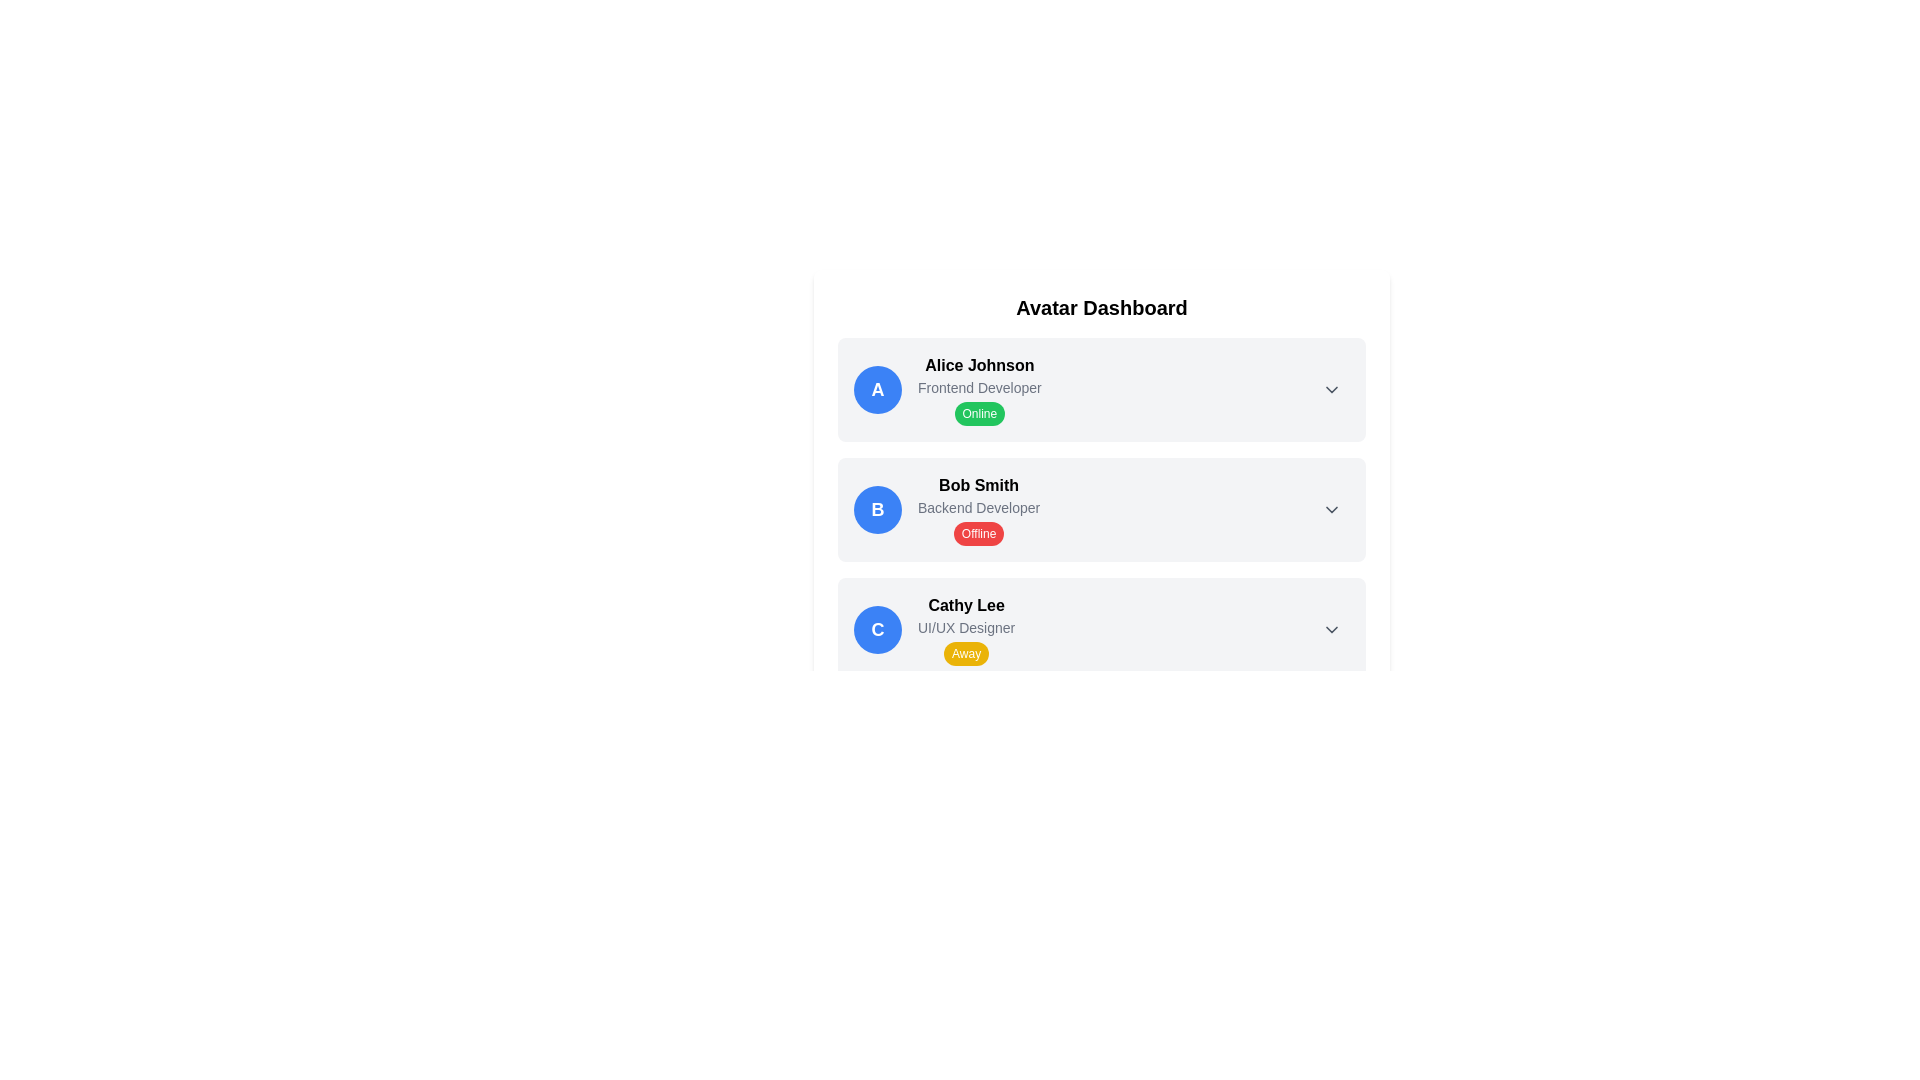 This screenshot has width=1920, height=1080. Describe the element at coordinates (979, 532) in the screenshot. I see `the 'Offline' status label component, which is a small, rounded rectangular label with a red background located in the bottom-right corner of the panel associated with 'Bob Smith'` at that location.